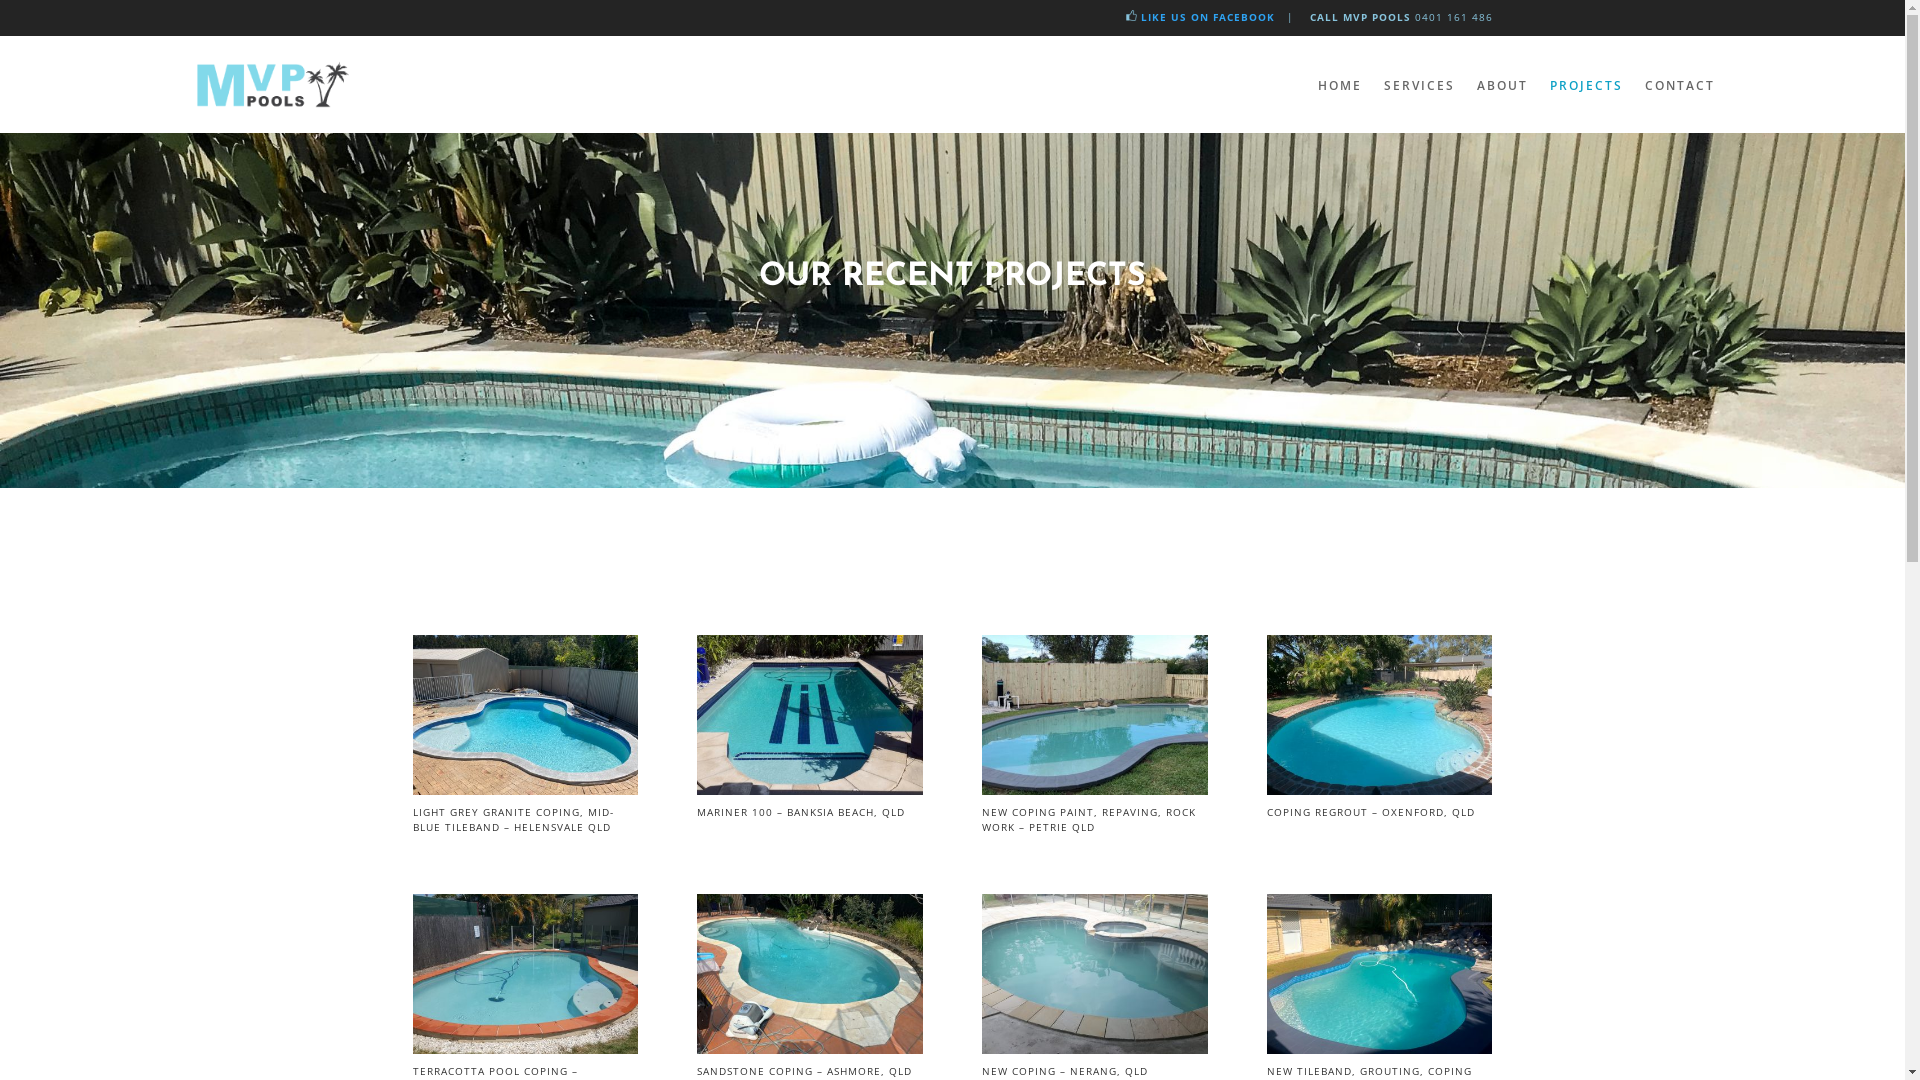  I want to click on 'FACEBOOK', so click(1240, 16).